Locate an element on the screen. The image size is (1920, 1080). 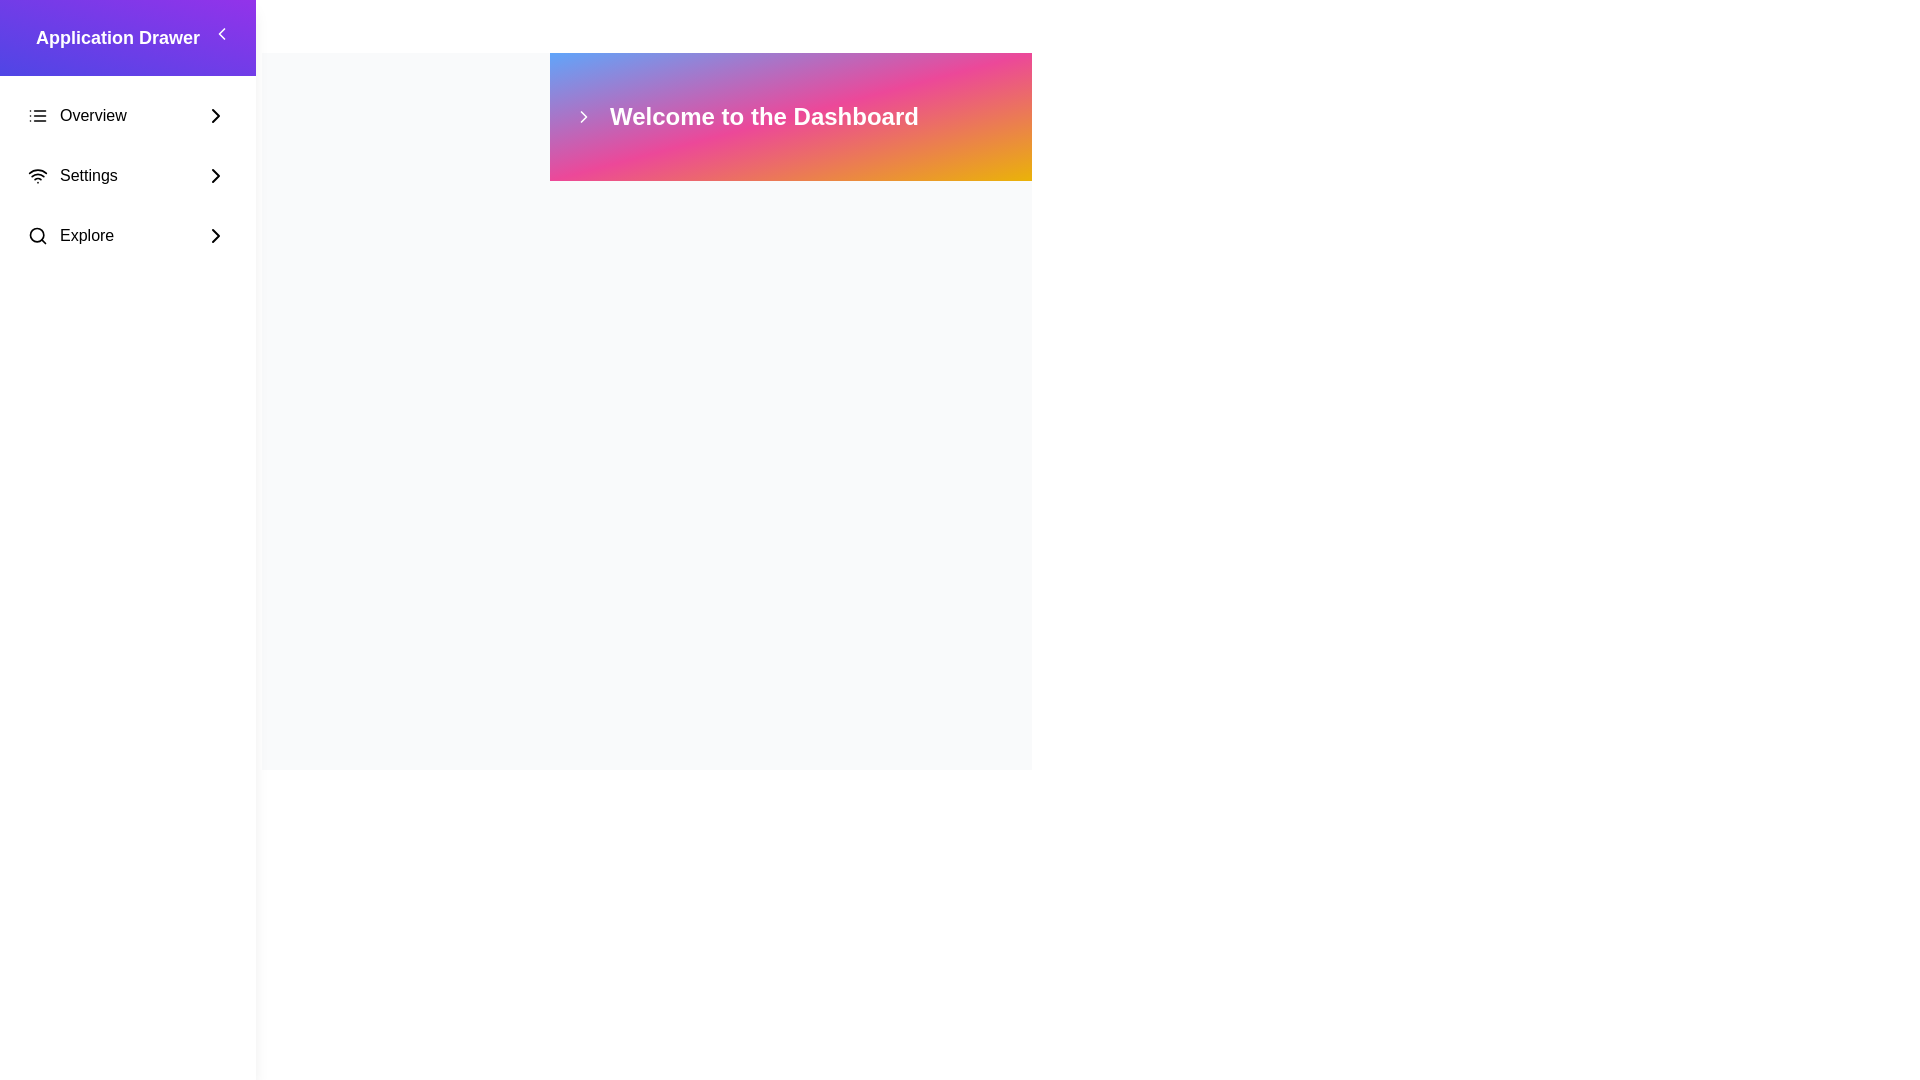
the left-facing chevron icon located within the square button in the 'Application Drawer' sidebar is located at coordinates (221, 34).